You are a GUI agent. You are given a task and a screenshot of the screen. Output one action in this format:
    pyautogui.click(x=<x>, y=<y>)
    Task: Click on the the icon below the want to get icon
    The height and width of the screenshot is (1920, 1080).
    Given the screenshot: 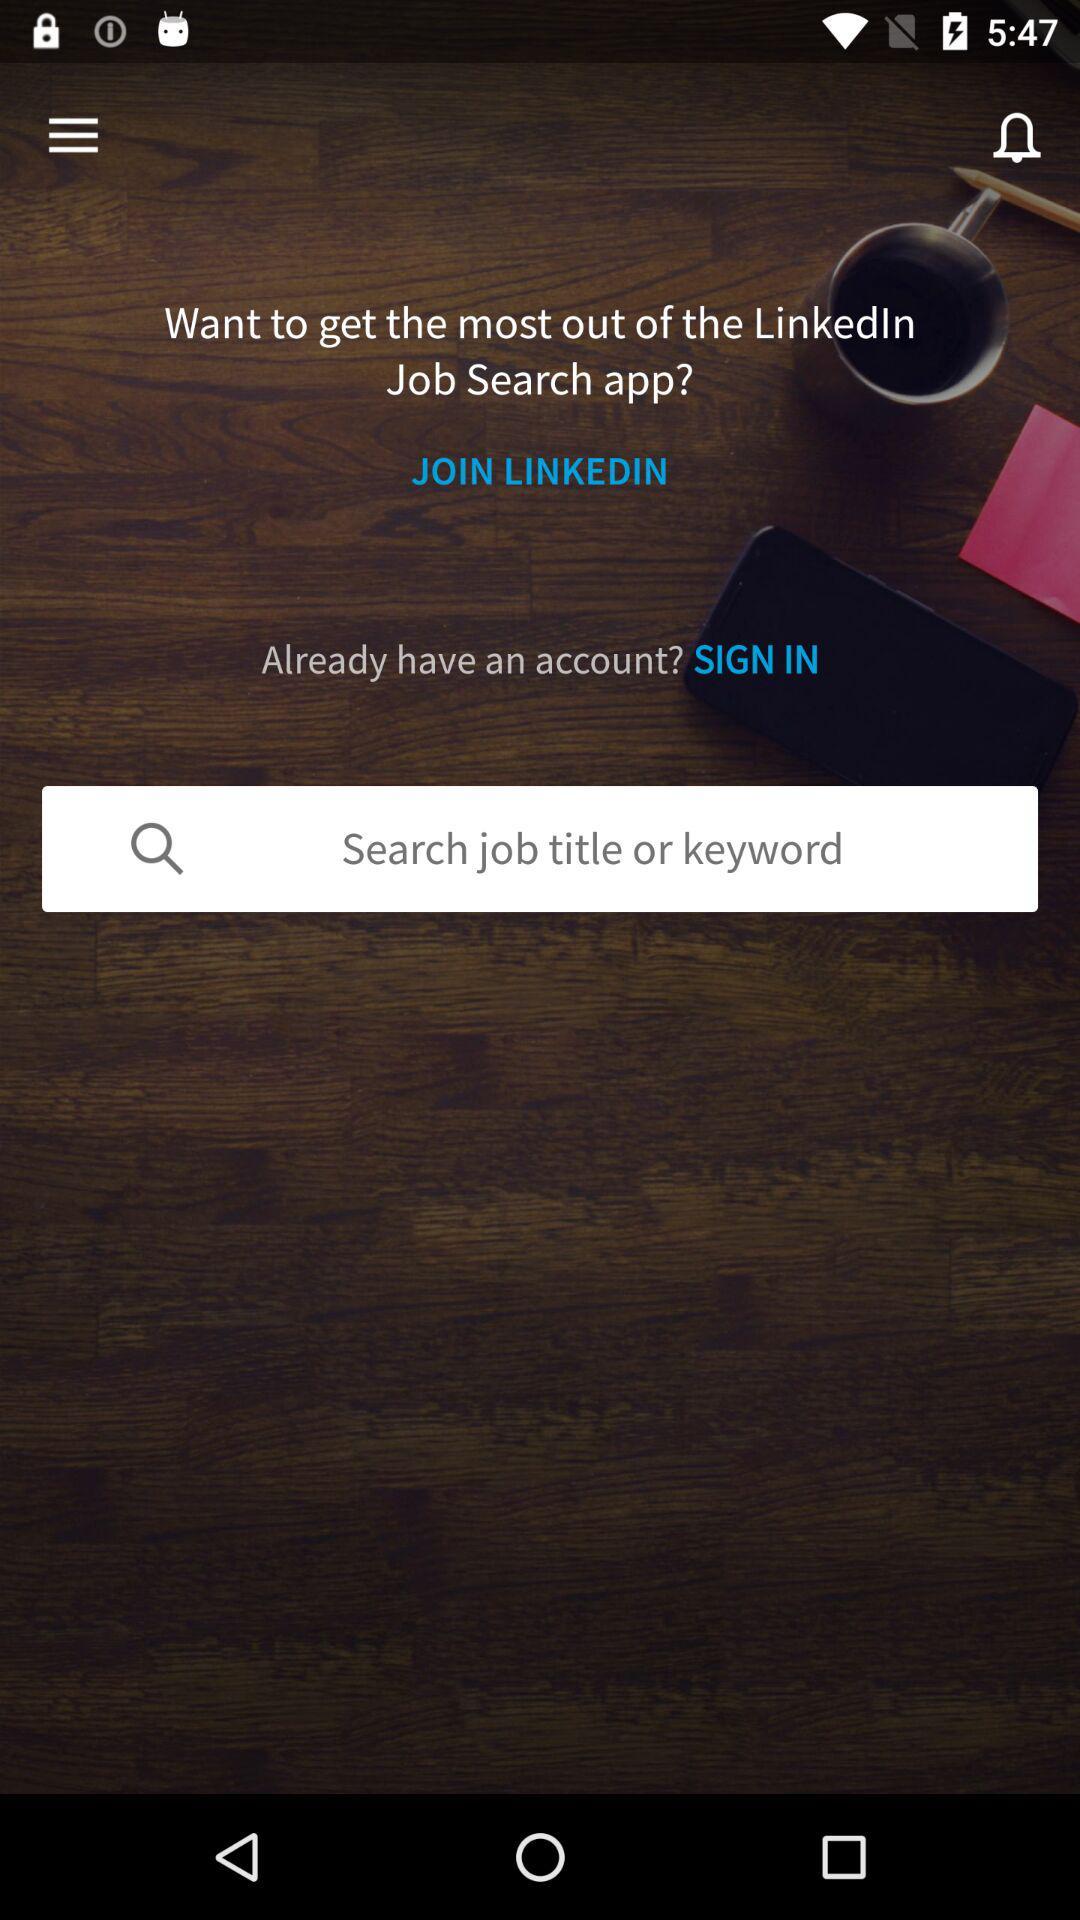 What is the action you would take?
    pyautogui.click(x=540, y=469)
    